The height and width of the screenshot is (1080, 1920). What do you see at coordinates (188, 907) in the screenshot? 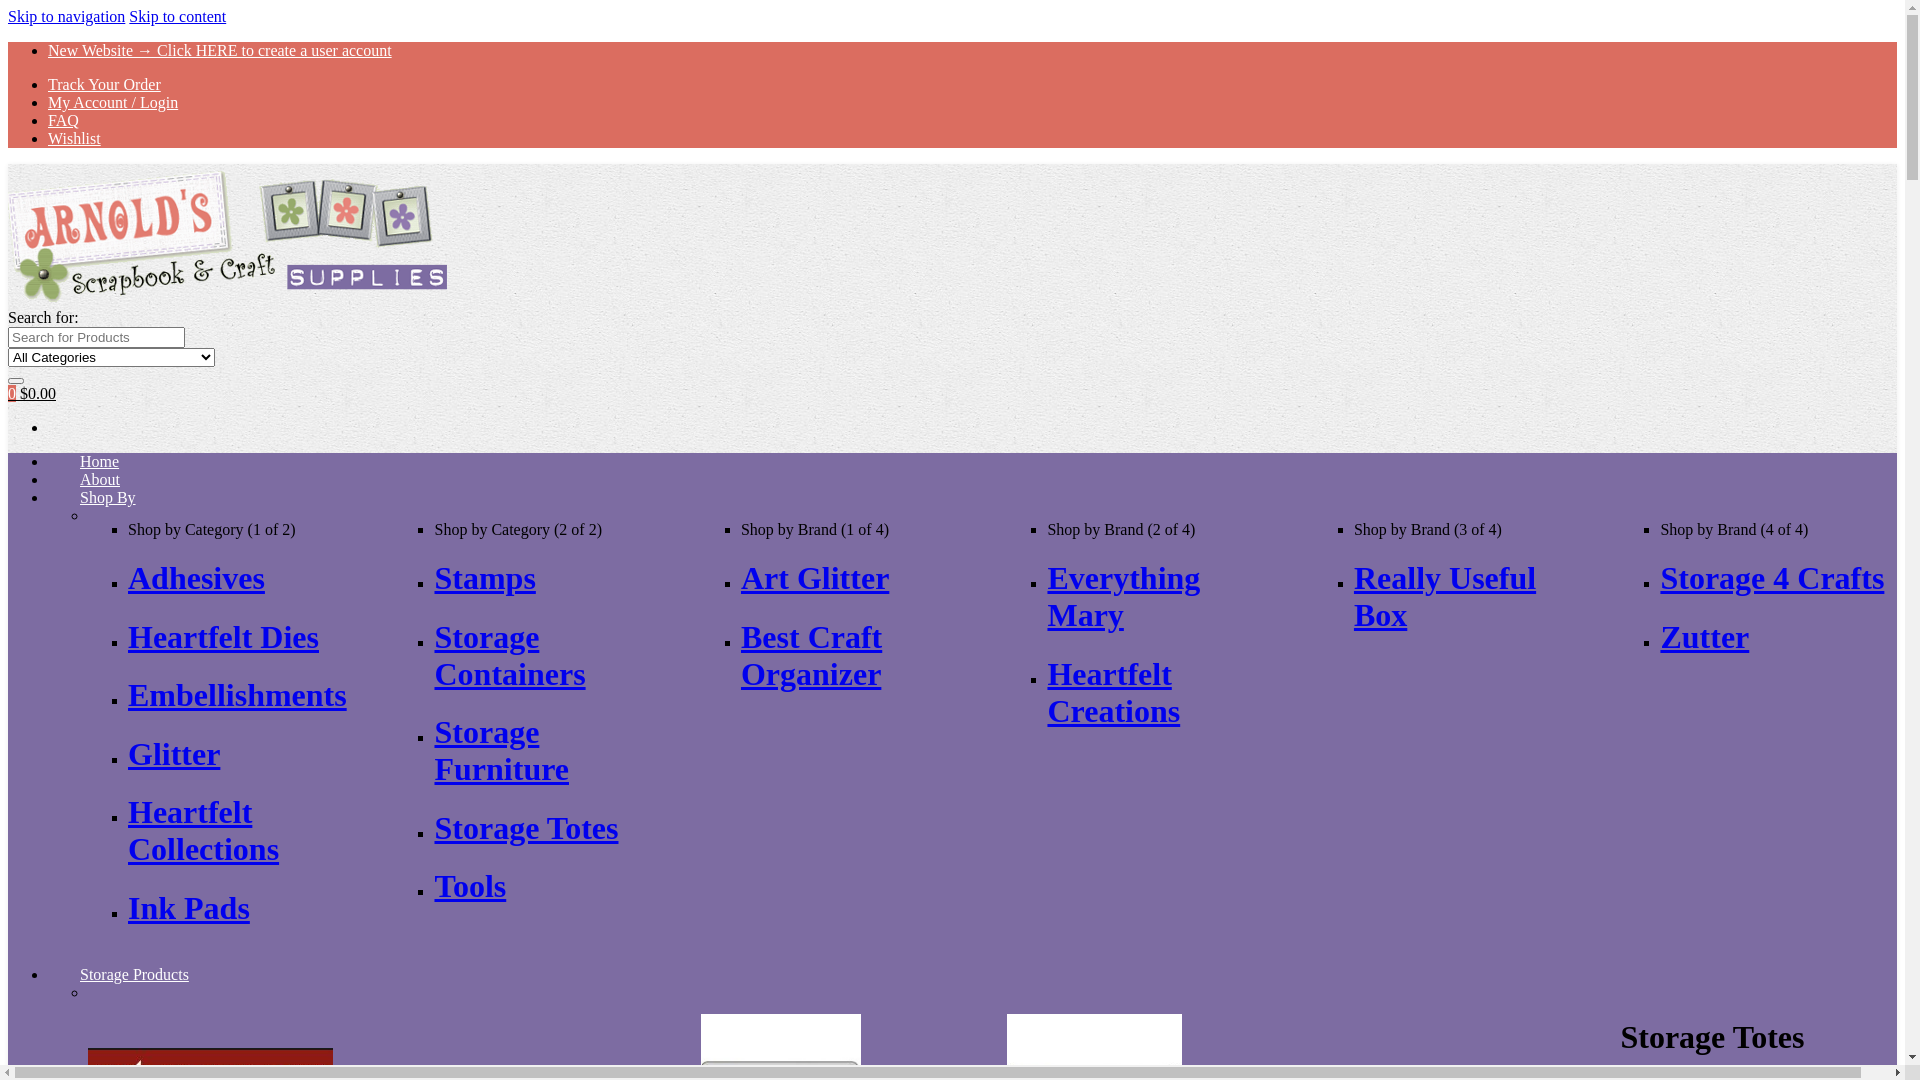
I see `'Ink Pads'` at bounding box center [188, 907].